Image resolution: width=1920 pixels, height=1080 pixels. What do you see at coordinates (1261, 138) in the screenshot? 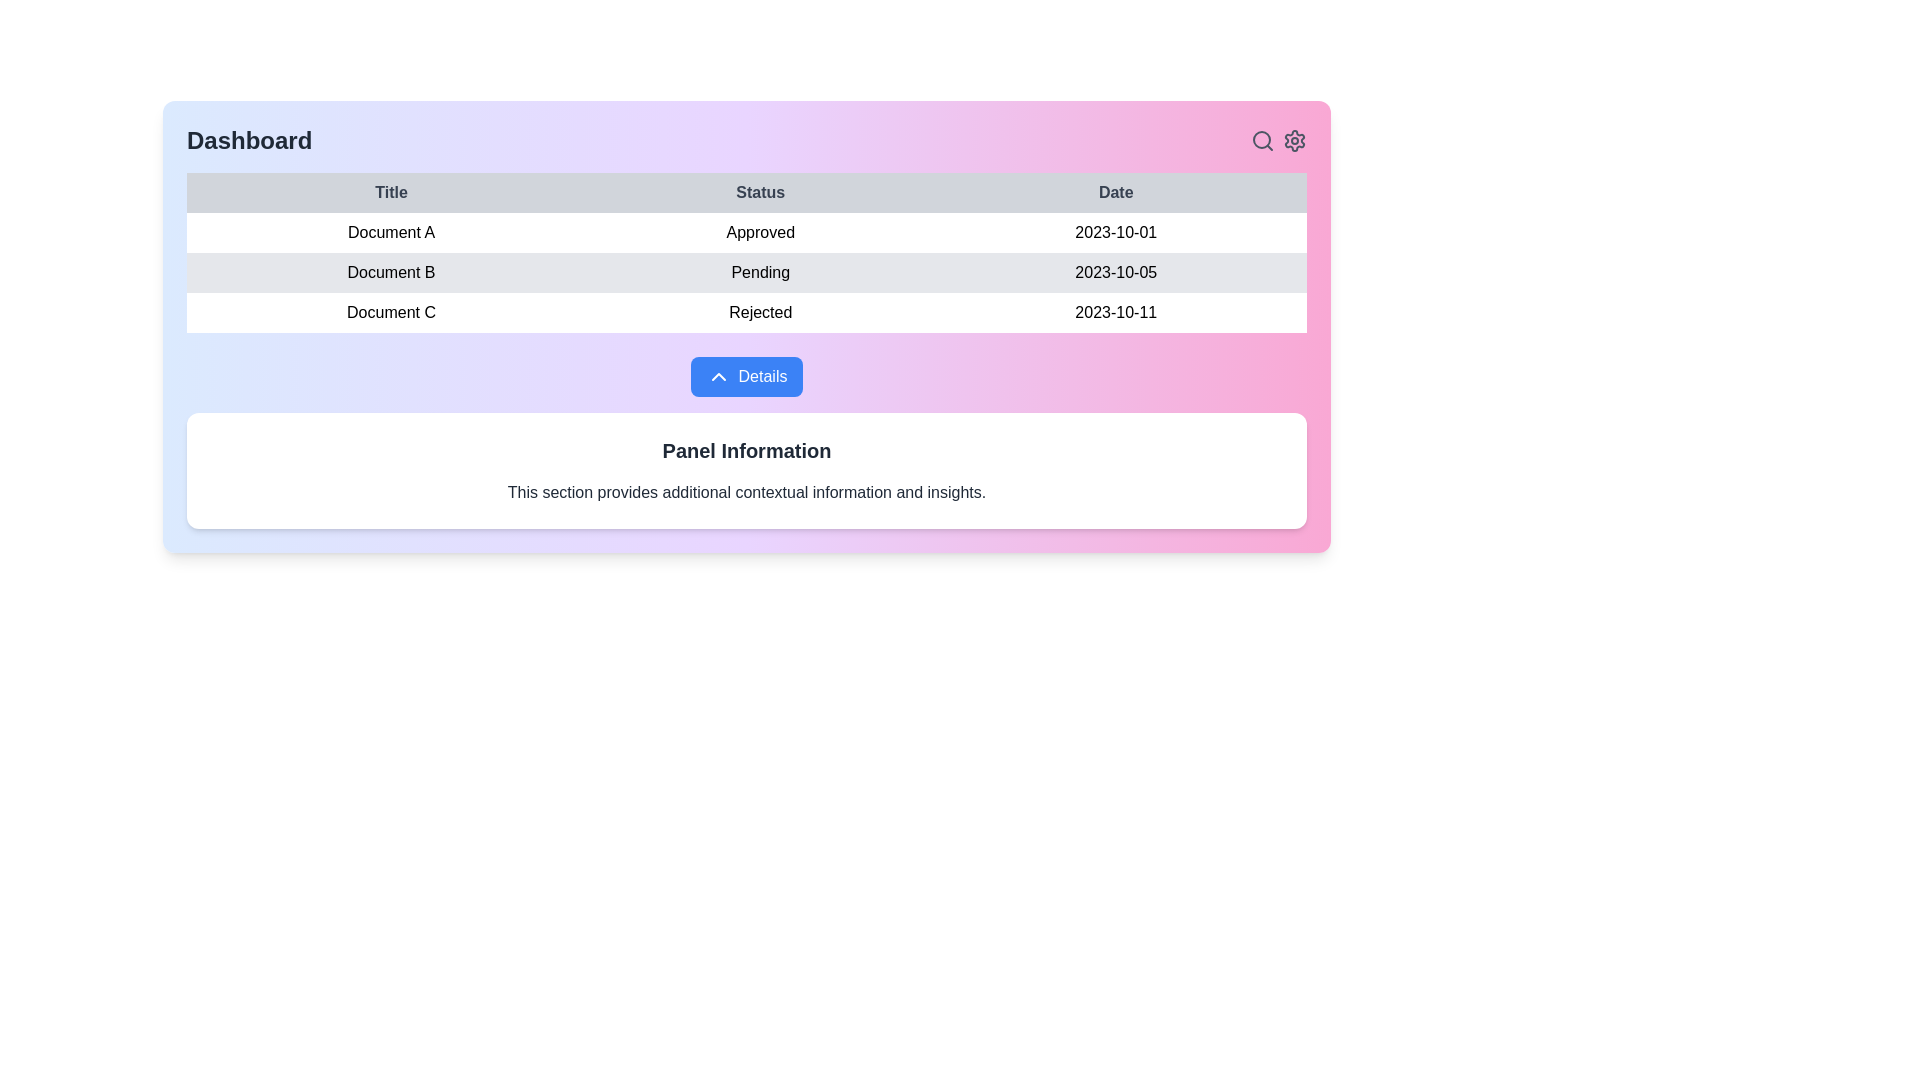
I see `the SVG Circle Element that is part of the magnifying glass icon located in the top-right corner of the application's header section` at bounding box center [1261, 138].